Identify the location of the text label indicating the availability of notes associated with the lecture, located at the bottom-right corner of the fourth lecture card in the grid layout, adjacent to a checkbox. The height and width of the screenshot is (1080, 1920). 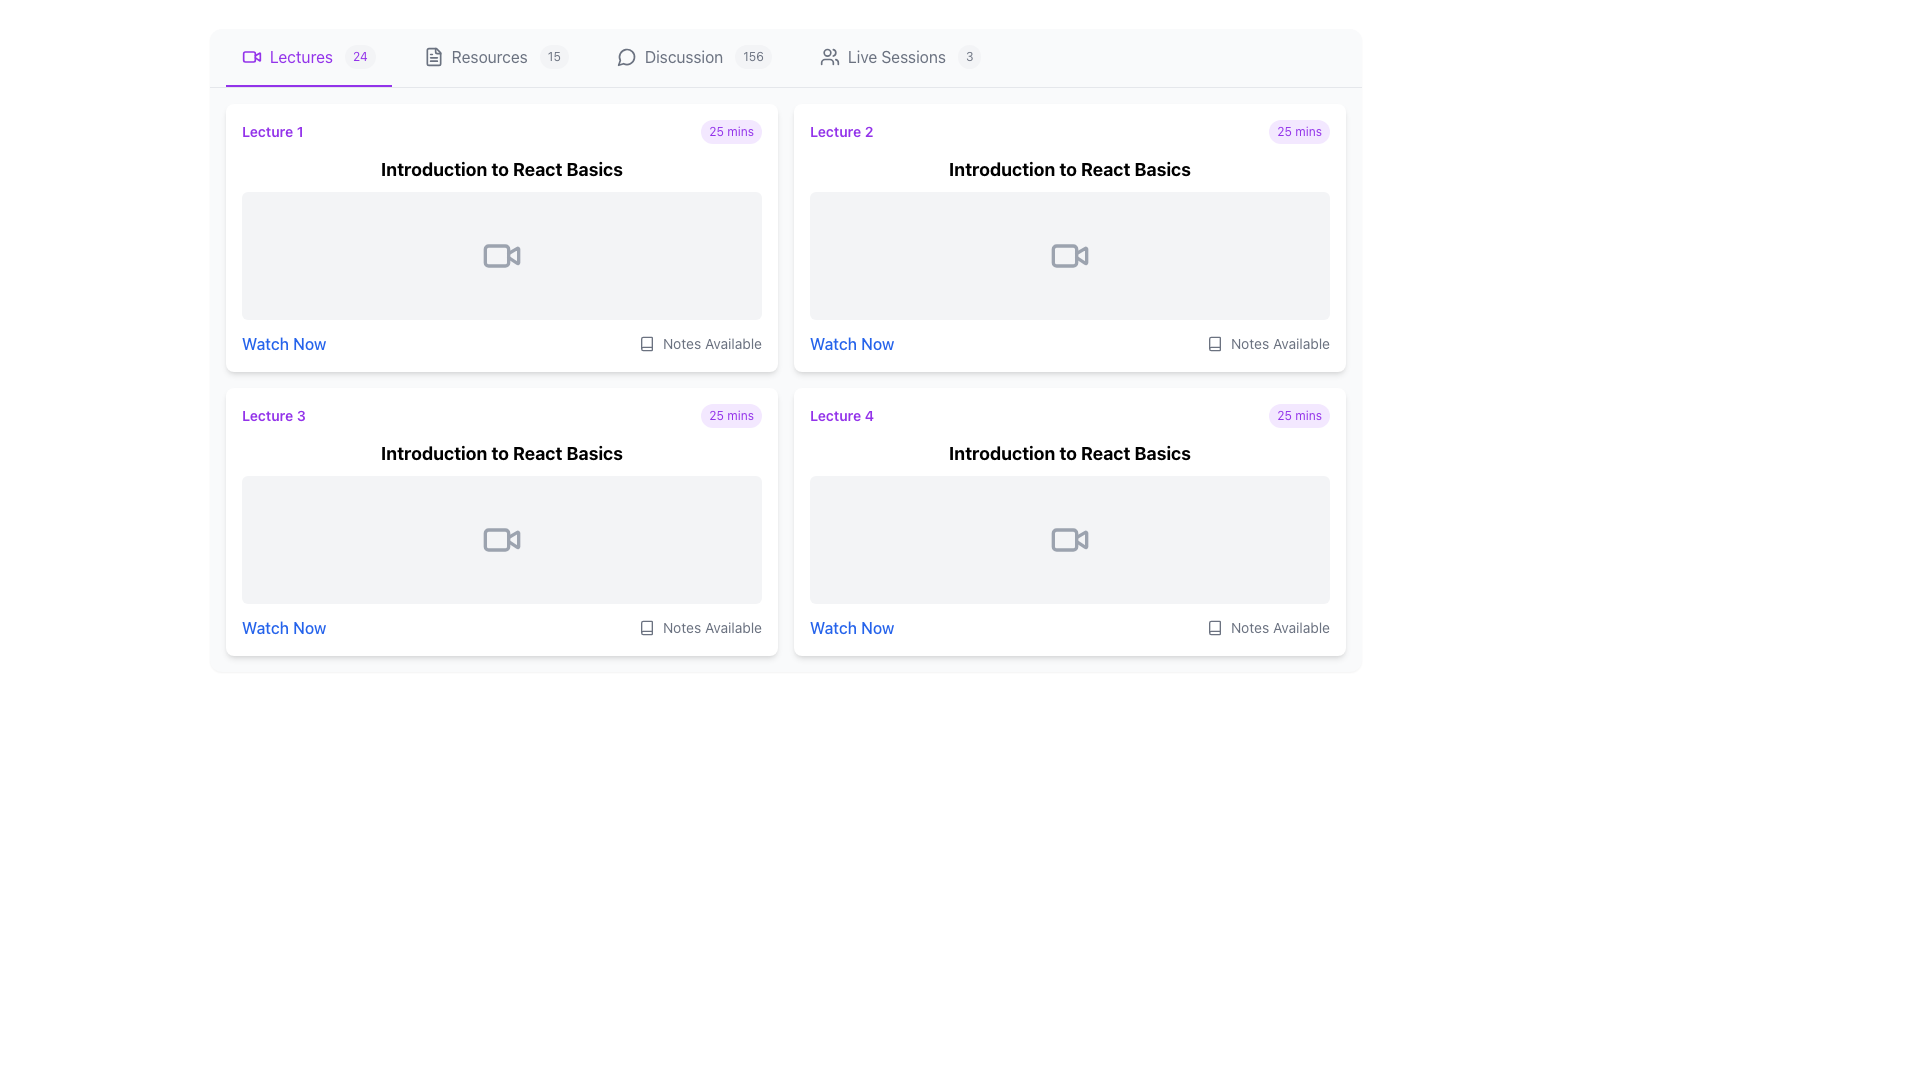
(1280, 627).